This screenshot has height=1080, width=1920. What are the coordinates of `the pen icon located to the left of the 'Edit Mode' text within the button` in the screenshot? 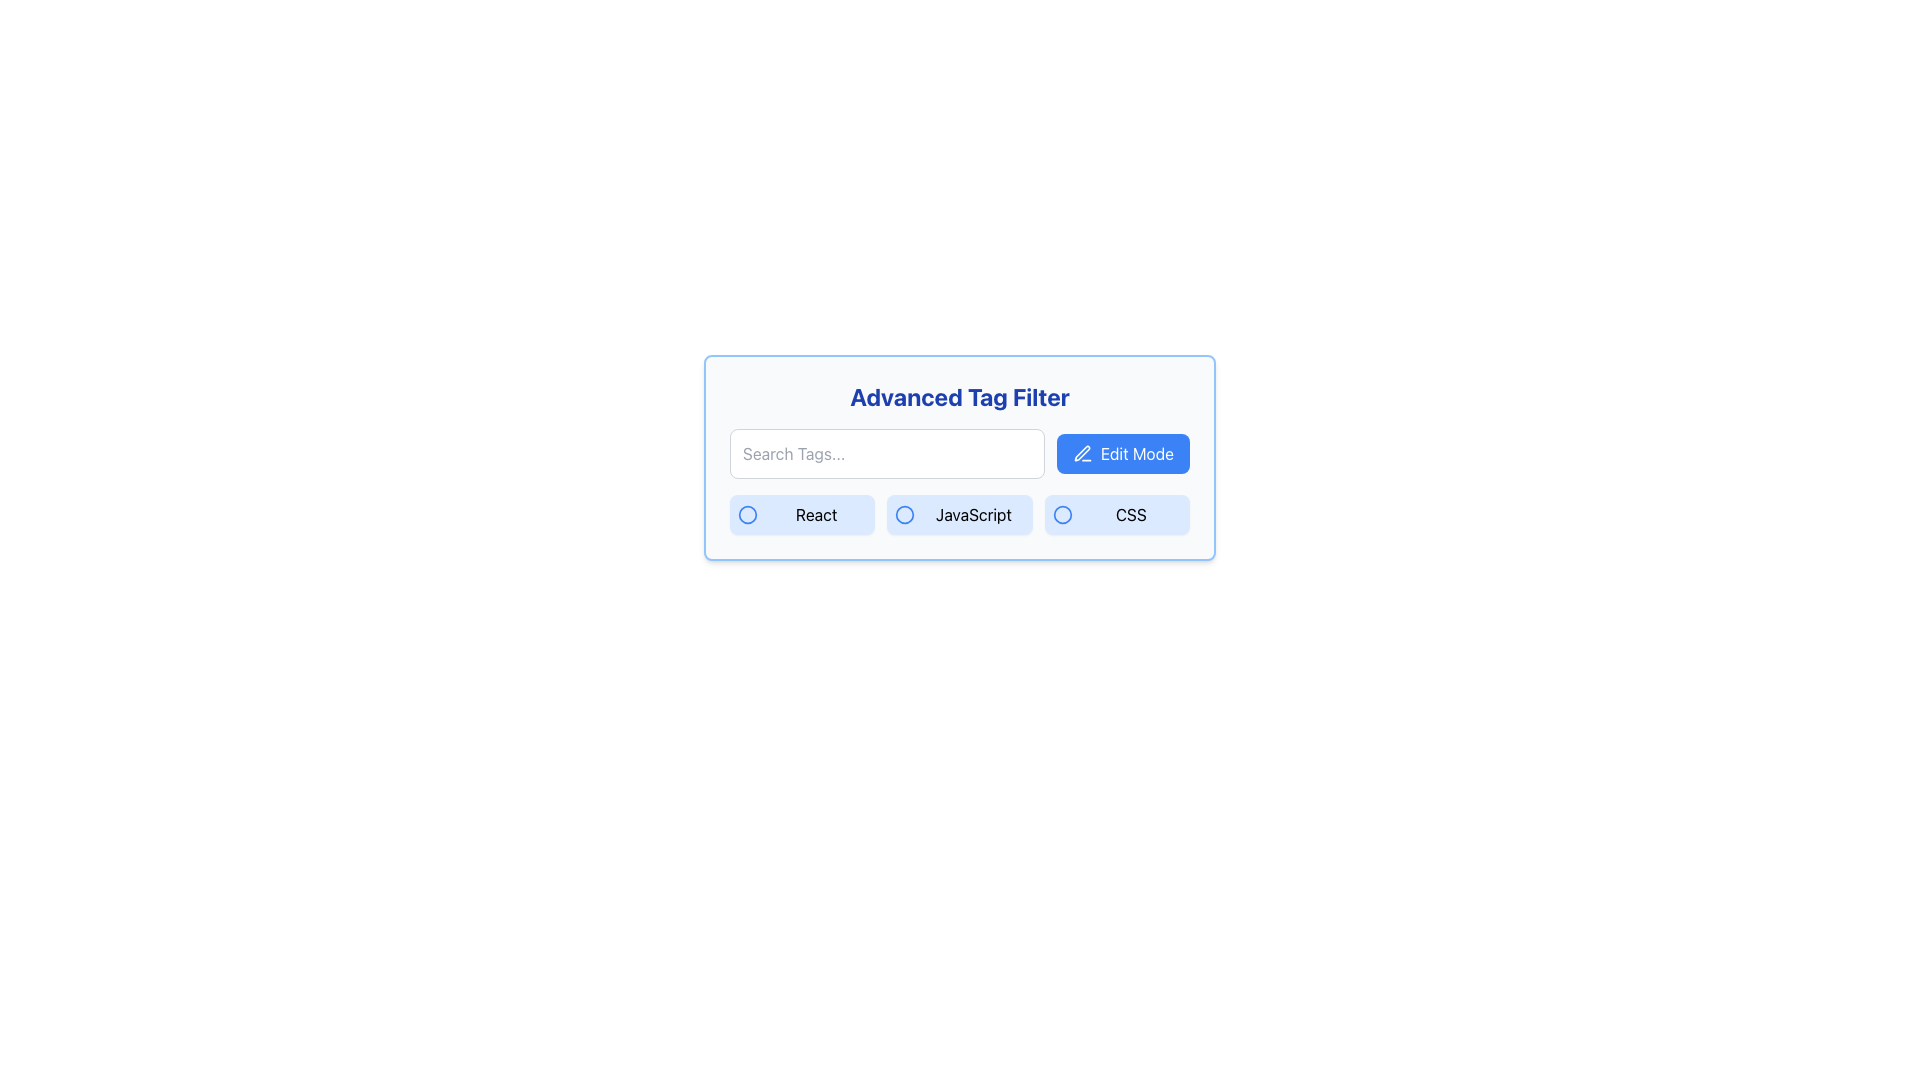 It's located at (1081, 454).